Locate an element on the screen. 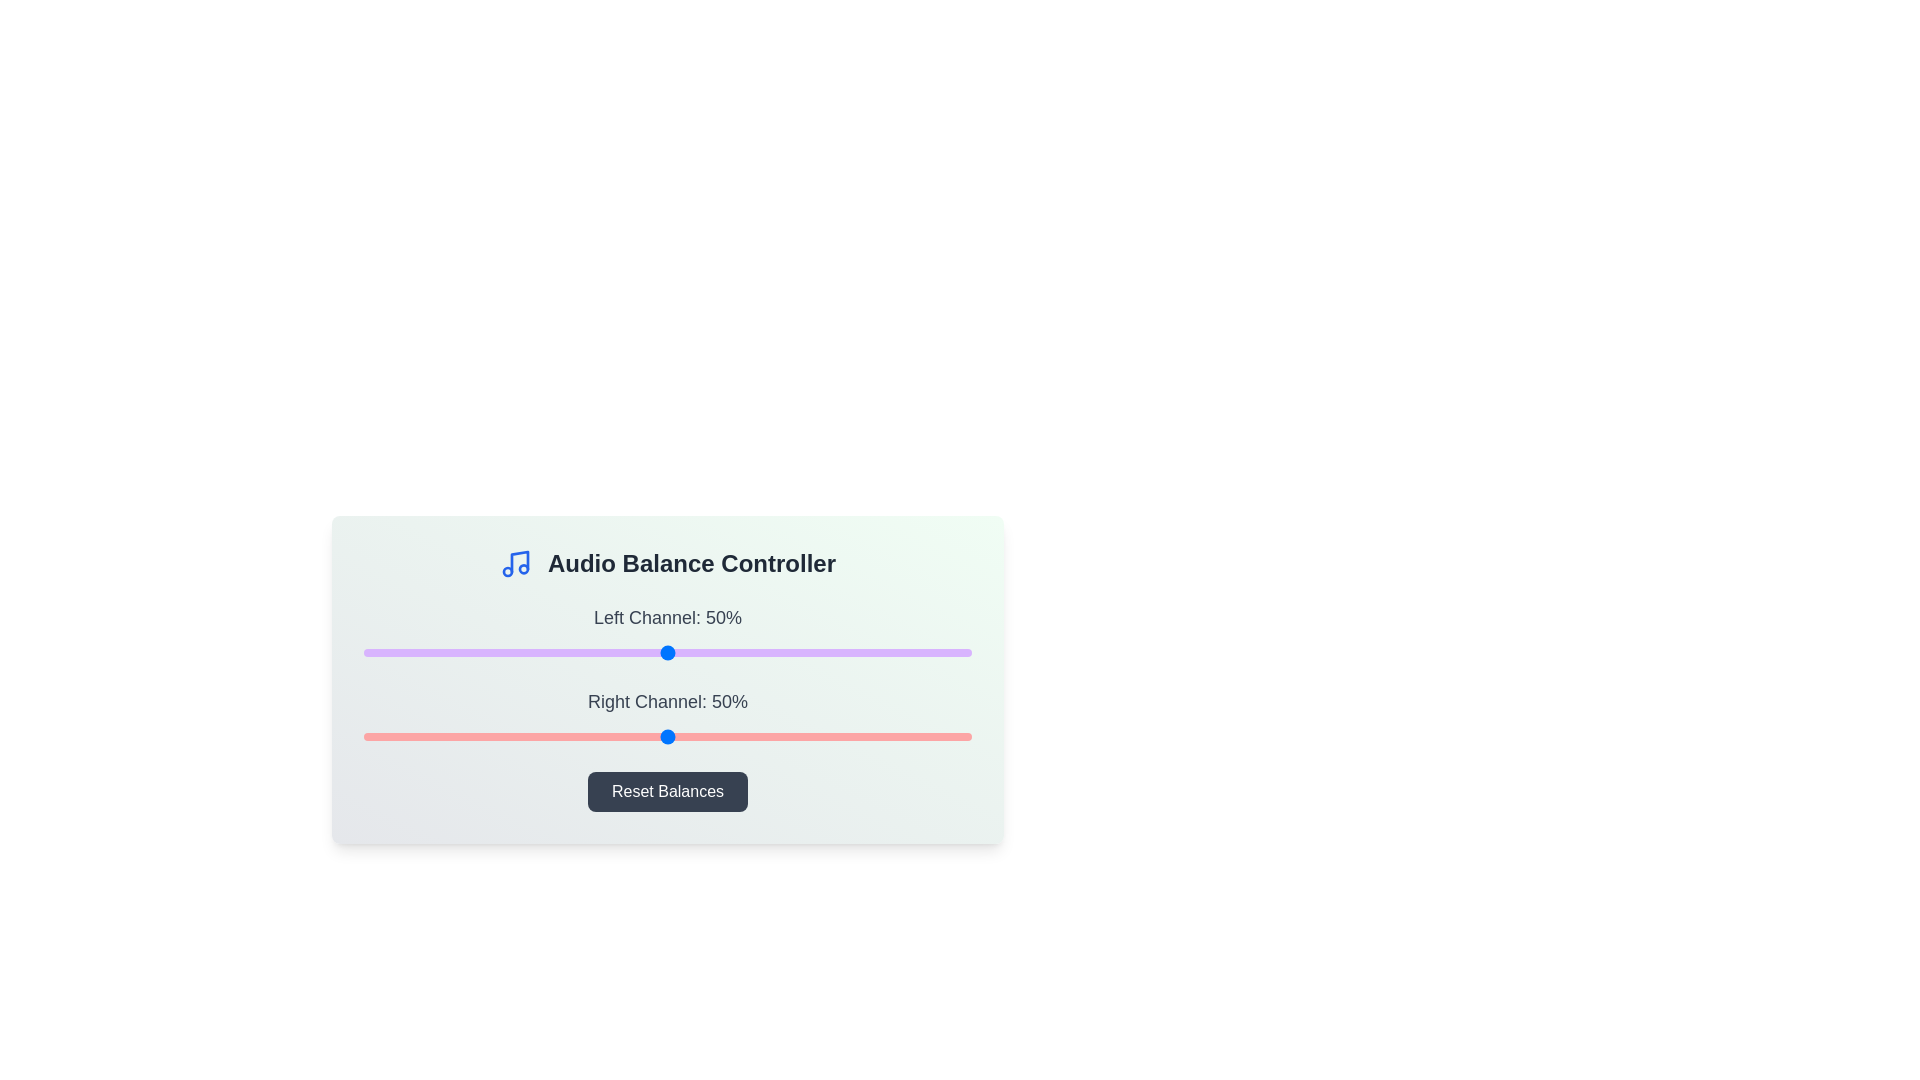  the 'Reset Balances' button to reset the left and right channels to 50% is located at coordinates (667, 790).